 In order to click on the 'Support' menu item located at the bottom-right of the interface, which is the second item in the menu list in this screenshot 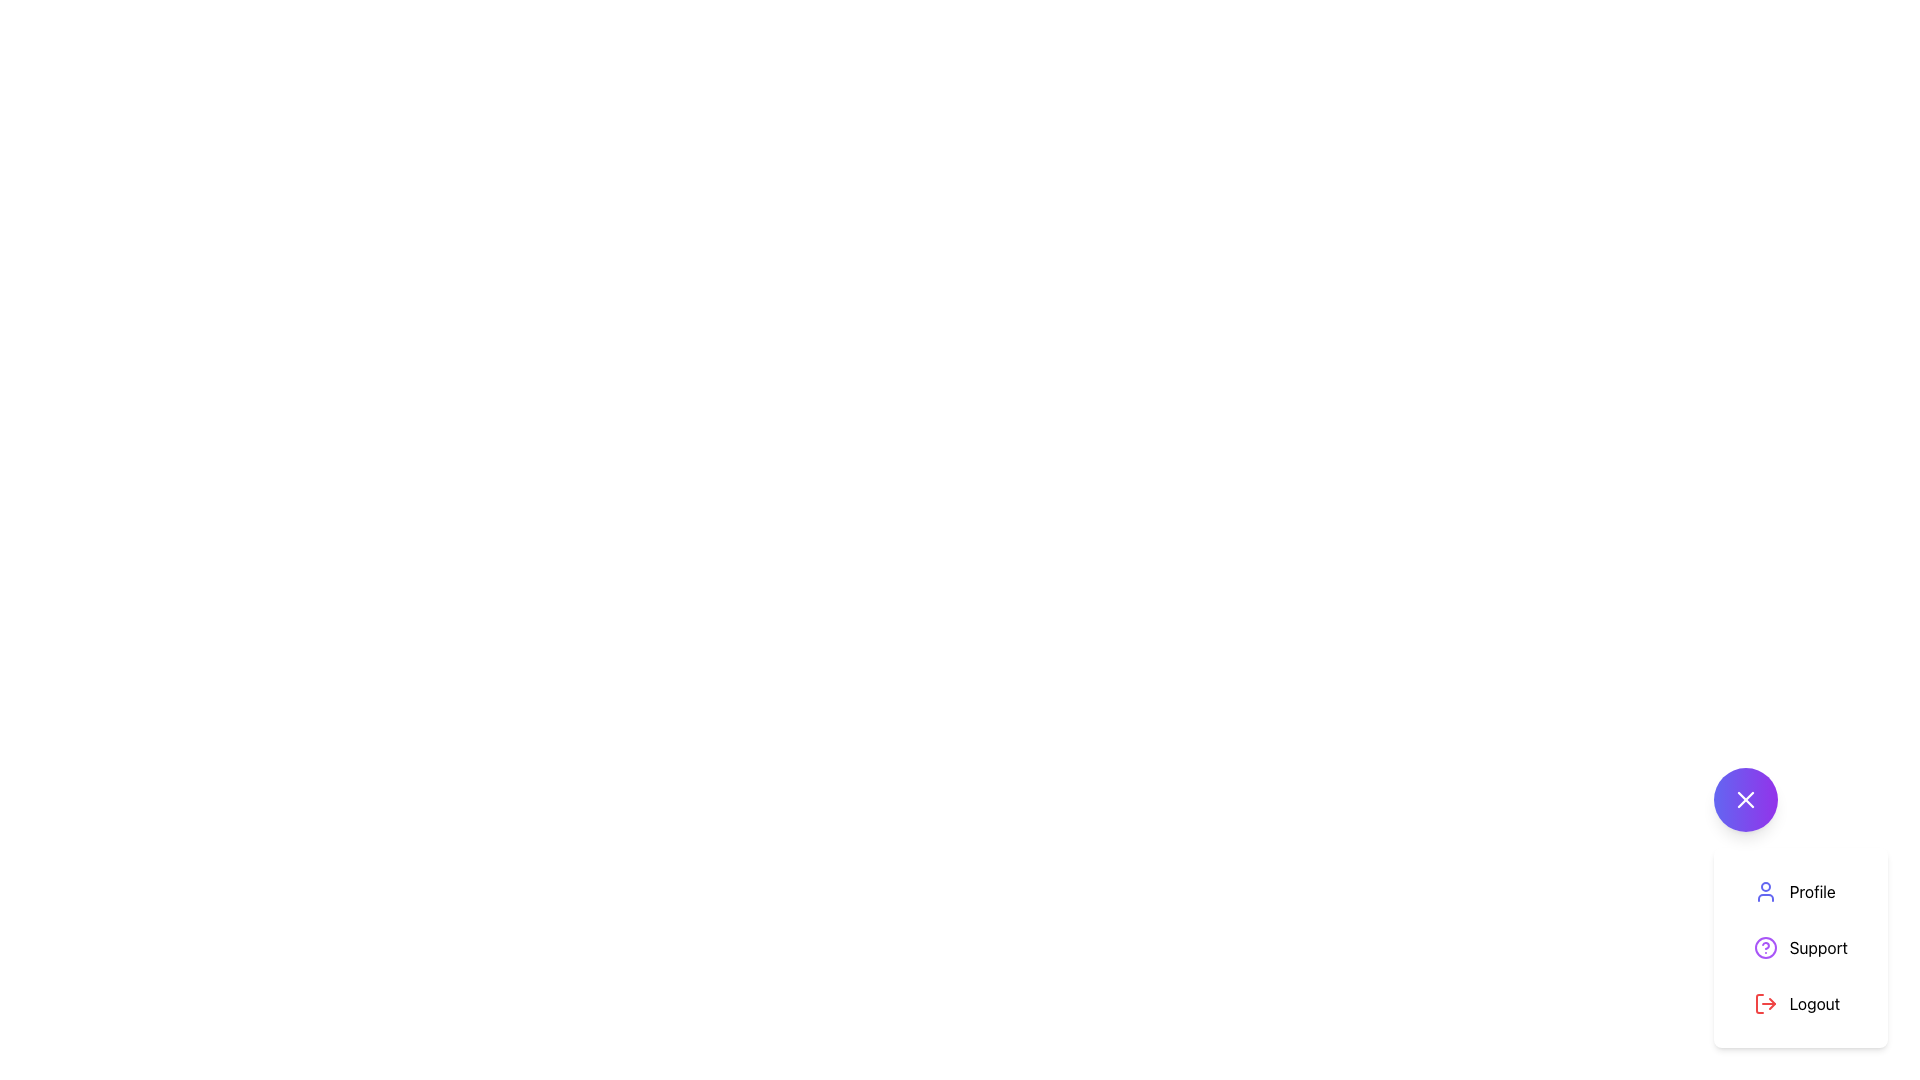, I will do `click(1800, 947)`.